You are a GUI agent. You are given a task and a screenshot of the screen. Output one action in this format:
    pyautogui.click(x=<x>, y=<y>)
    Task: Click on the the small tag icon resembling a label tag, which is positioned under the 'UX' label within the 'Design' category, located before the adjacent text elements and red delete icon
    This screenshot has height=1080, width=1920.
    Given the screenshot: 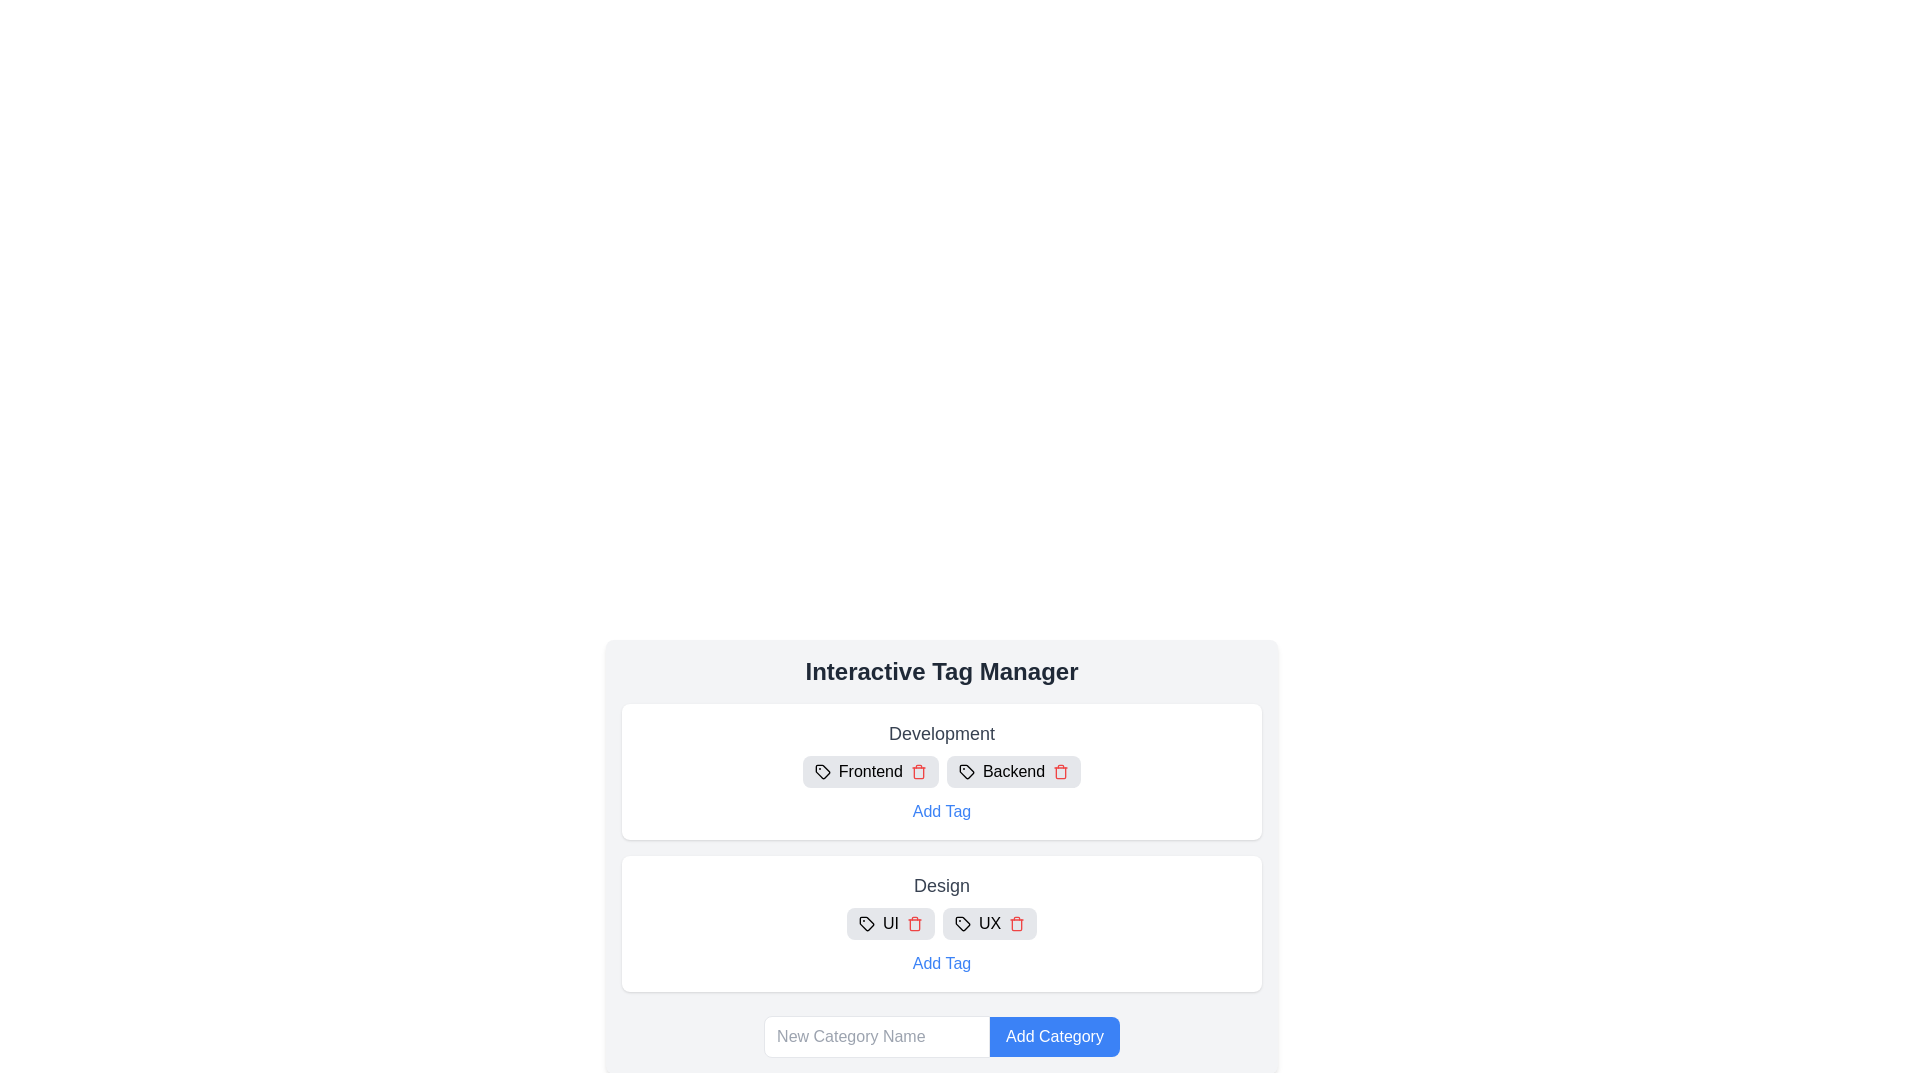 What is the action you would take?
    pyautogui.click(x=962, y=924)
    